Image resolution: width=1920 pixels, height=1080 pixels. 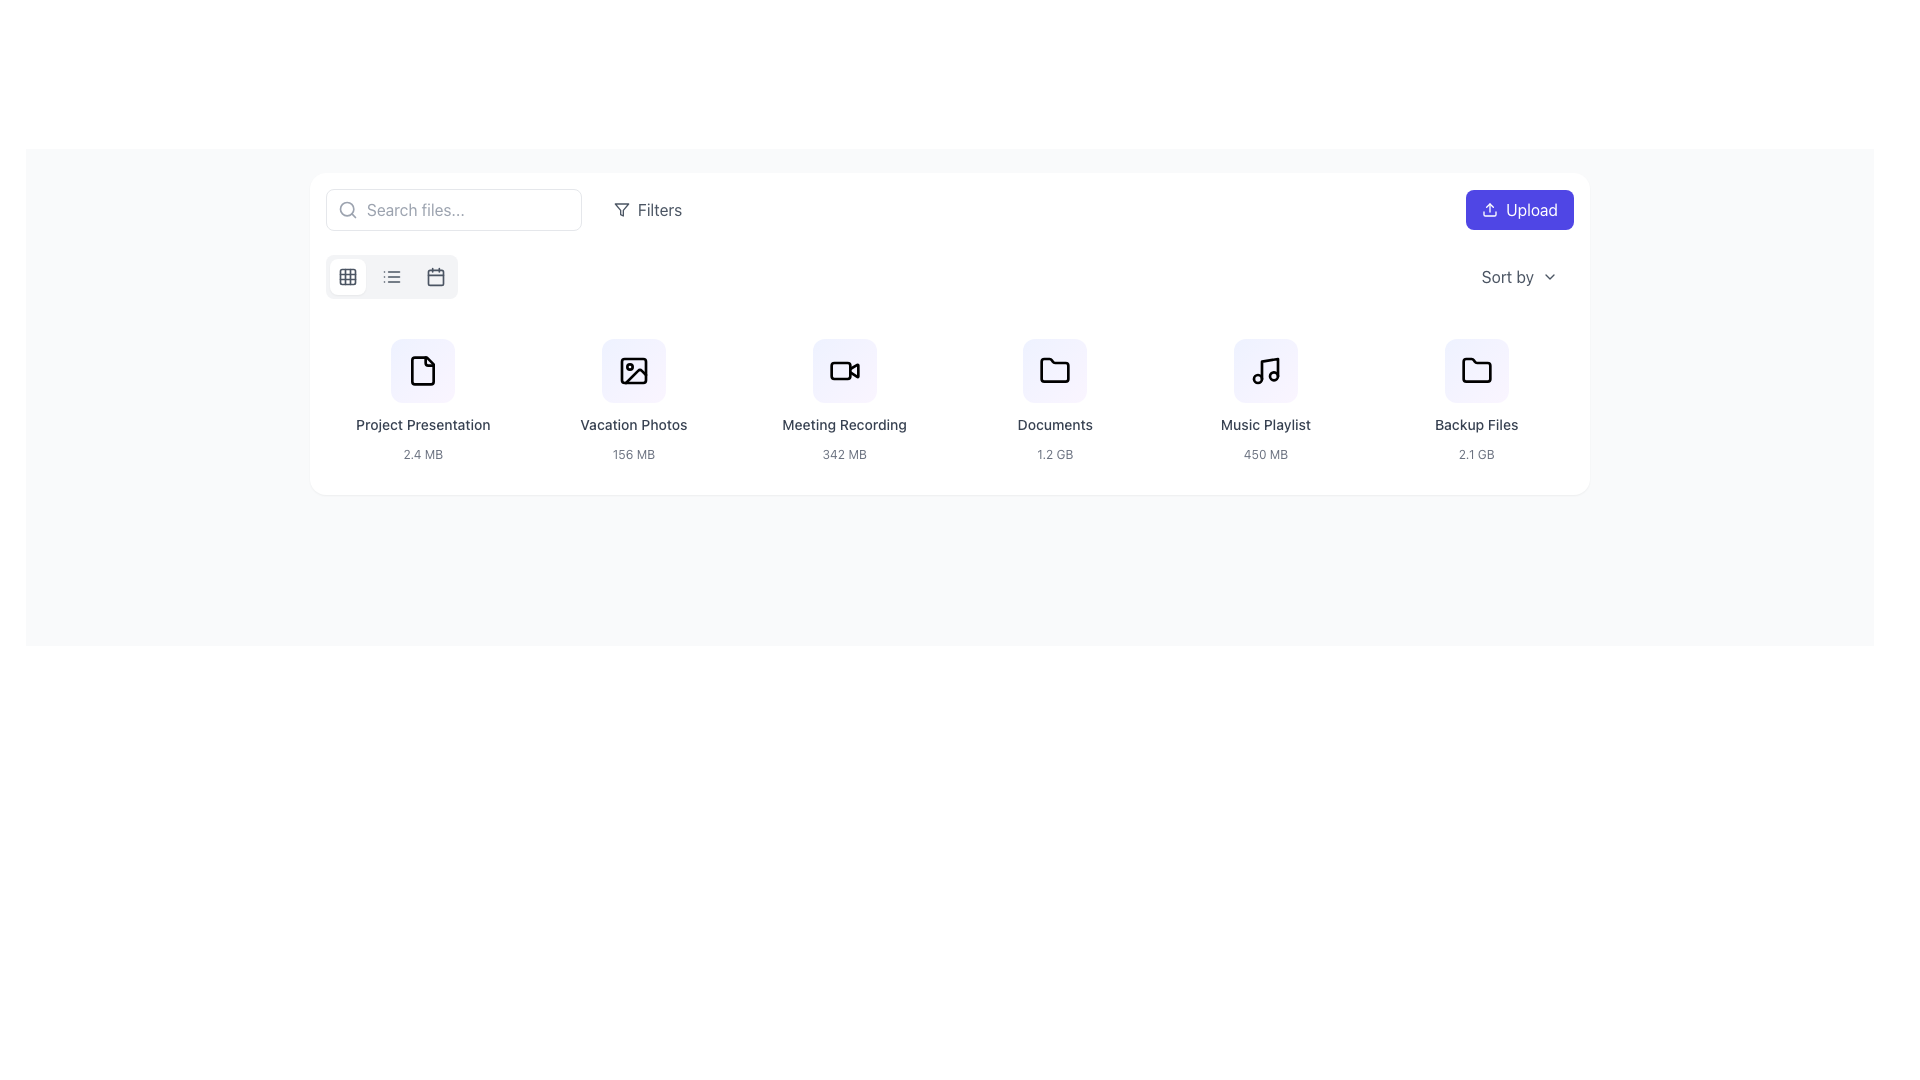 What do you see at coordinates (1490, 209) in the screenshot?
I see `the decorative icon of the 'Upload' button located in the top-right corner of the interface` at bounding box center [1490, 209].